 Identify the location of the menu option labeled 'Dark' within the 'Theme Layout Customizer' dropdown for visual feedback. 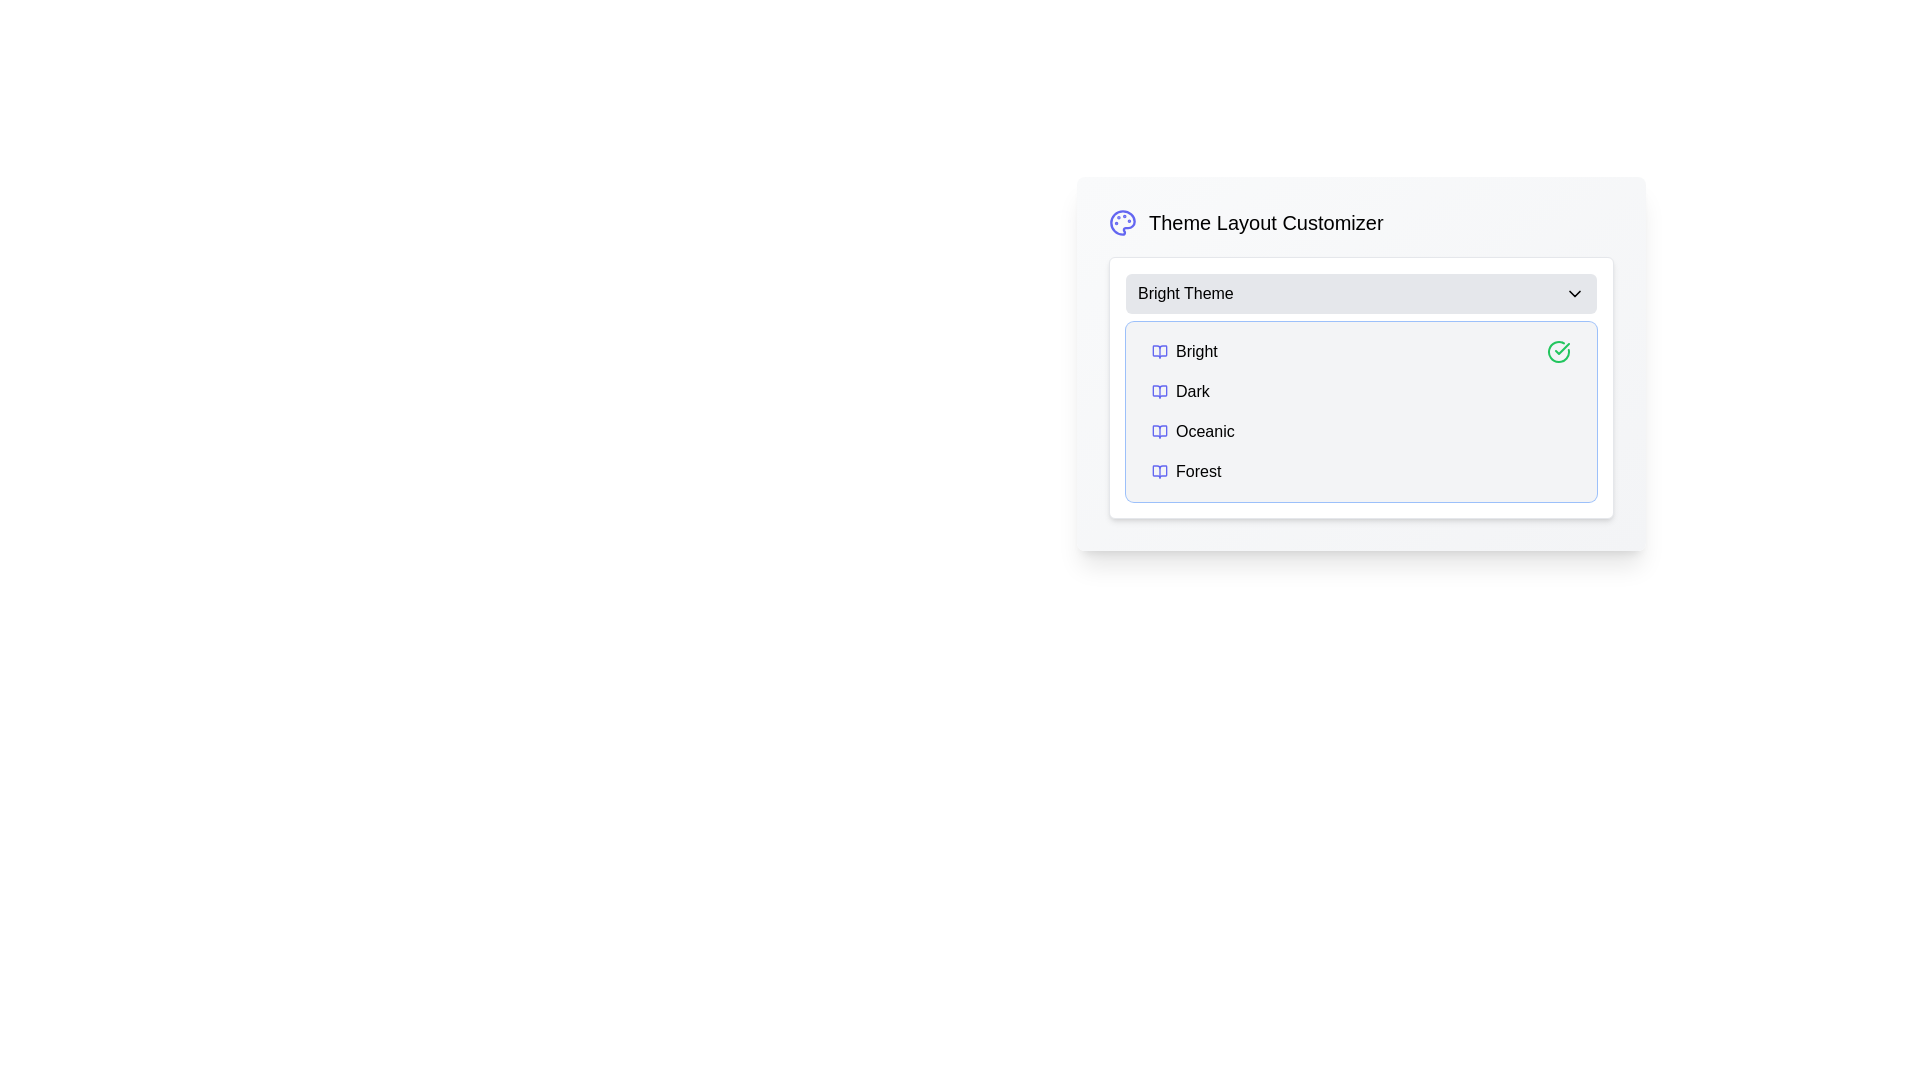
(1360, 392).